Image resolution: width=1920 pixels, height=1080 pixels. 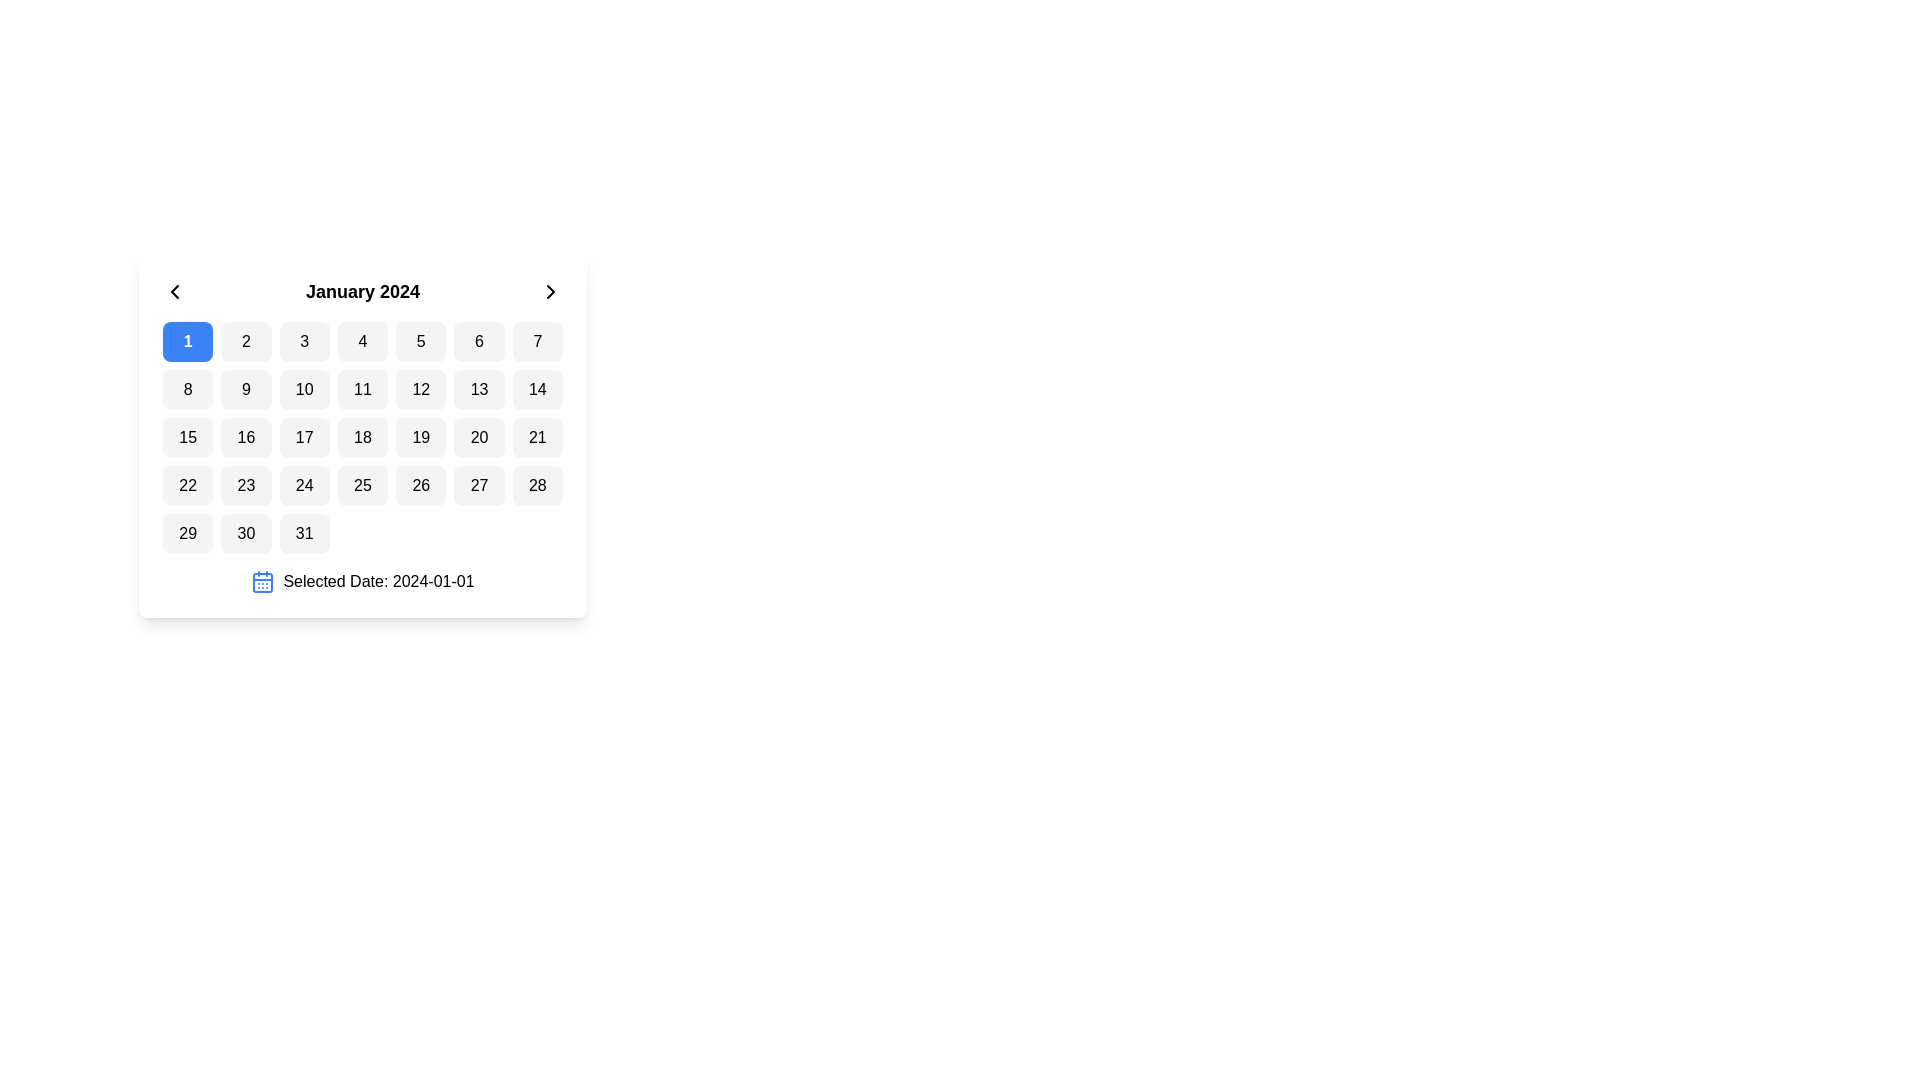 What do you see at coordinates (551, 292) in the screenshot?
I see `the navigation button located on the far-right side of the calendar header, adjacent to 'January 2024'` at bounding box center [551, 292].